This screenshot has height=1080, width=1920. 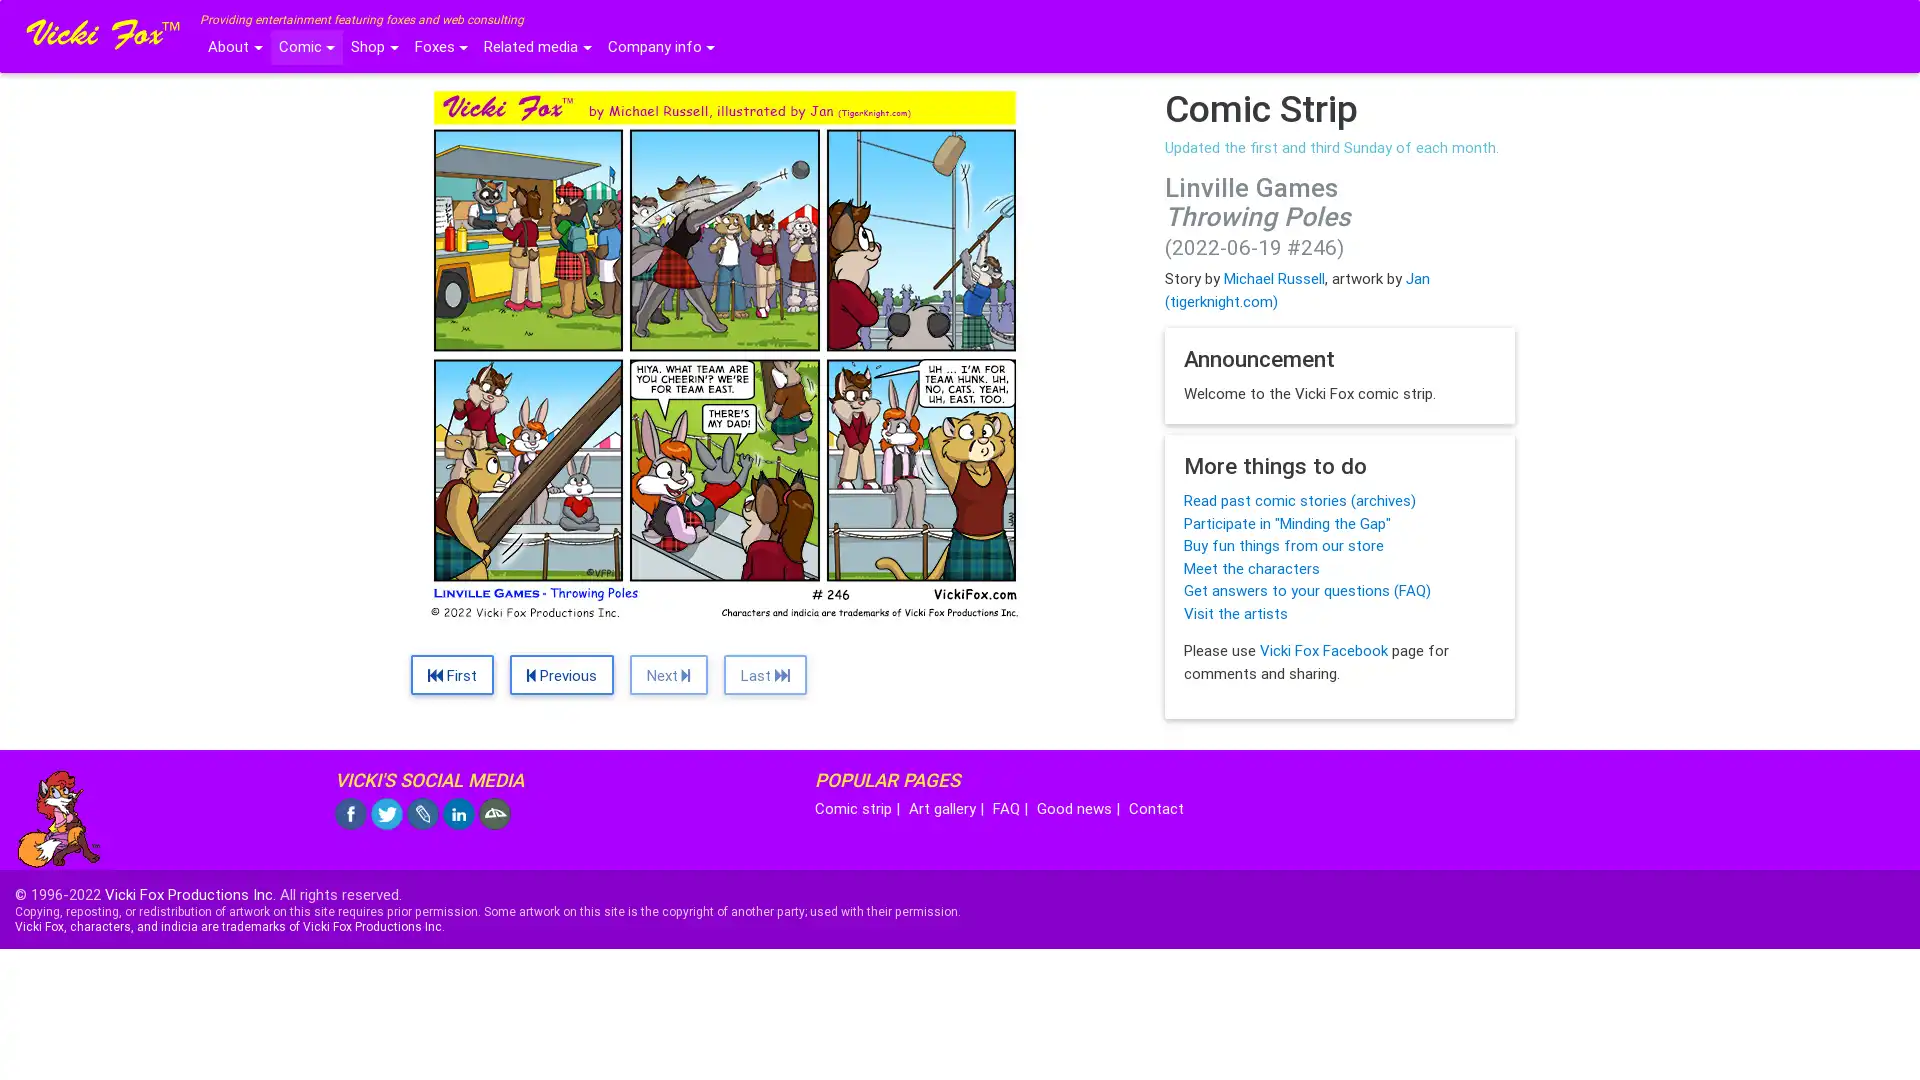 What do you see at coordinates (560, 675) in the screenshot?
I see `Previous` at bounding box center [560, 675].